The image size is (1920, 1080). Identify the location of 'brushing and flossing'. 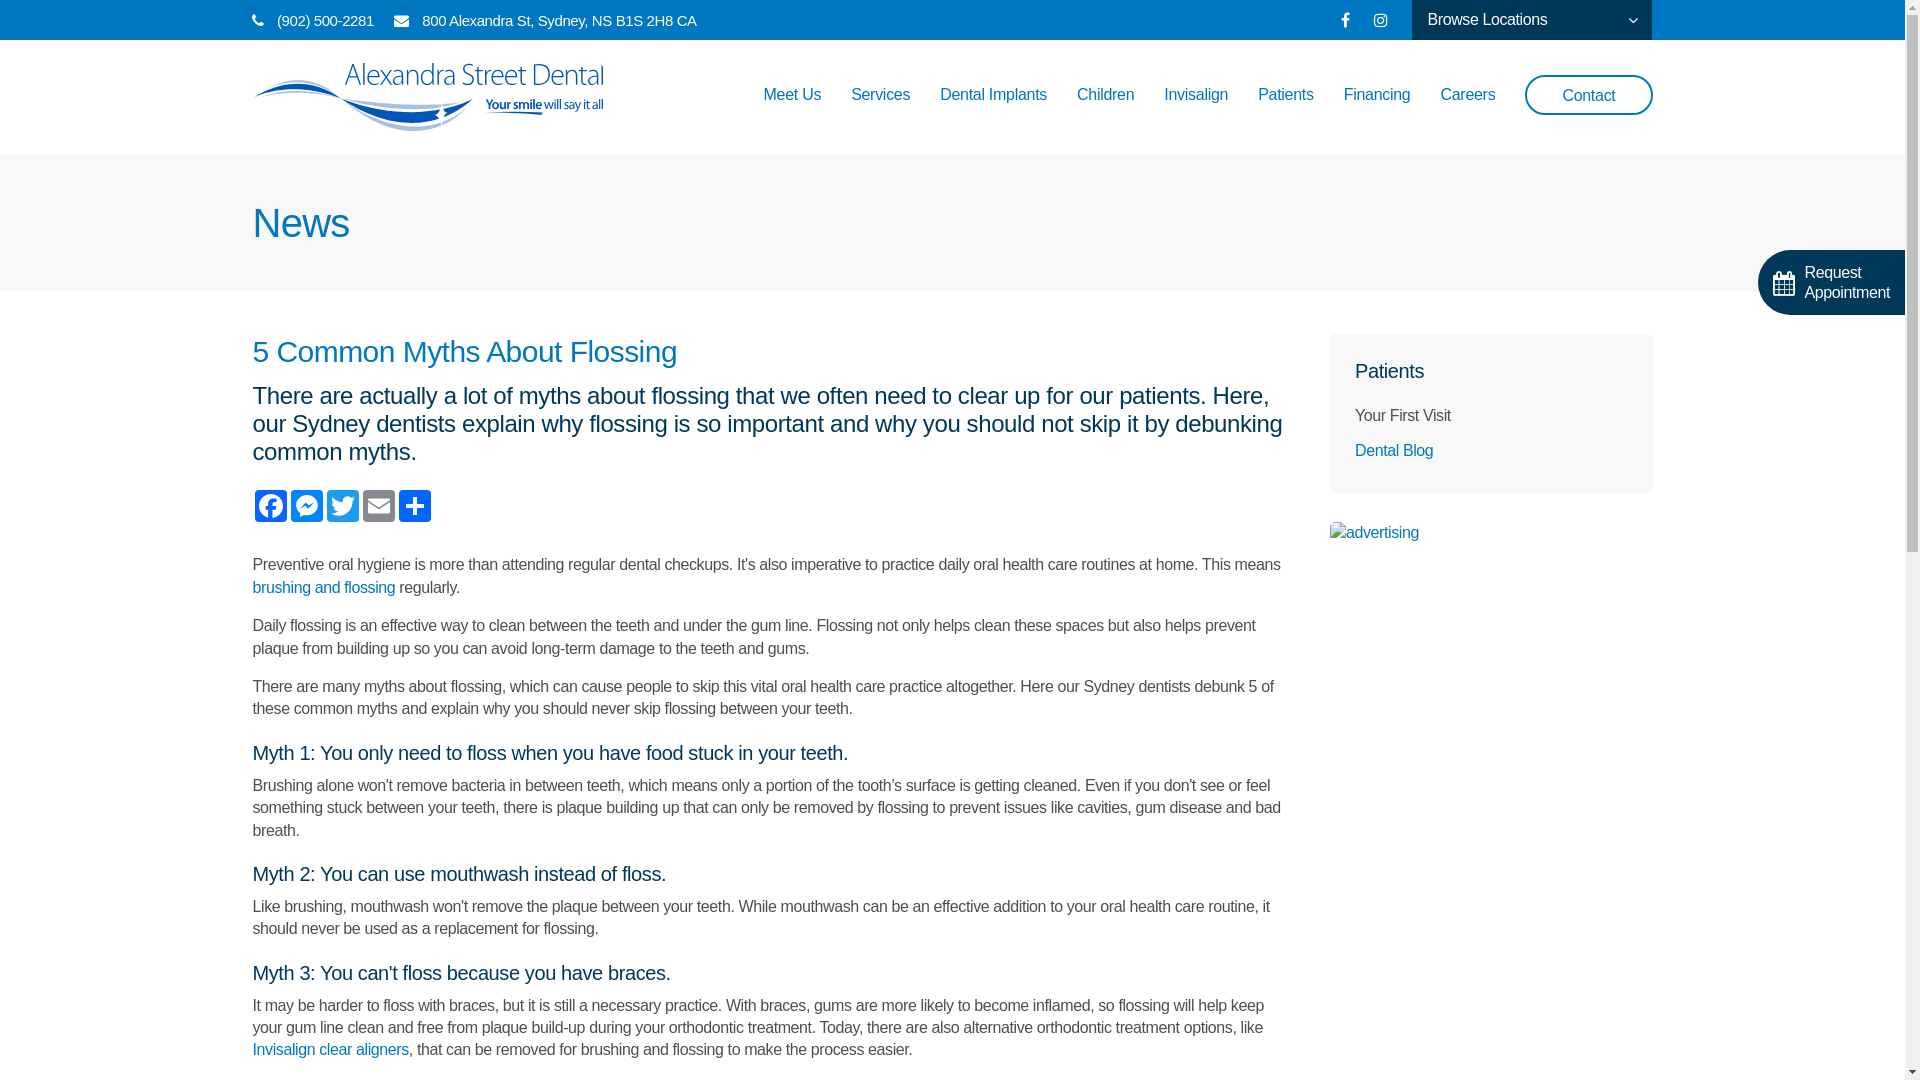
(323, 586).